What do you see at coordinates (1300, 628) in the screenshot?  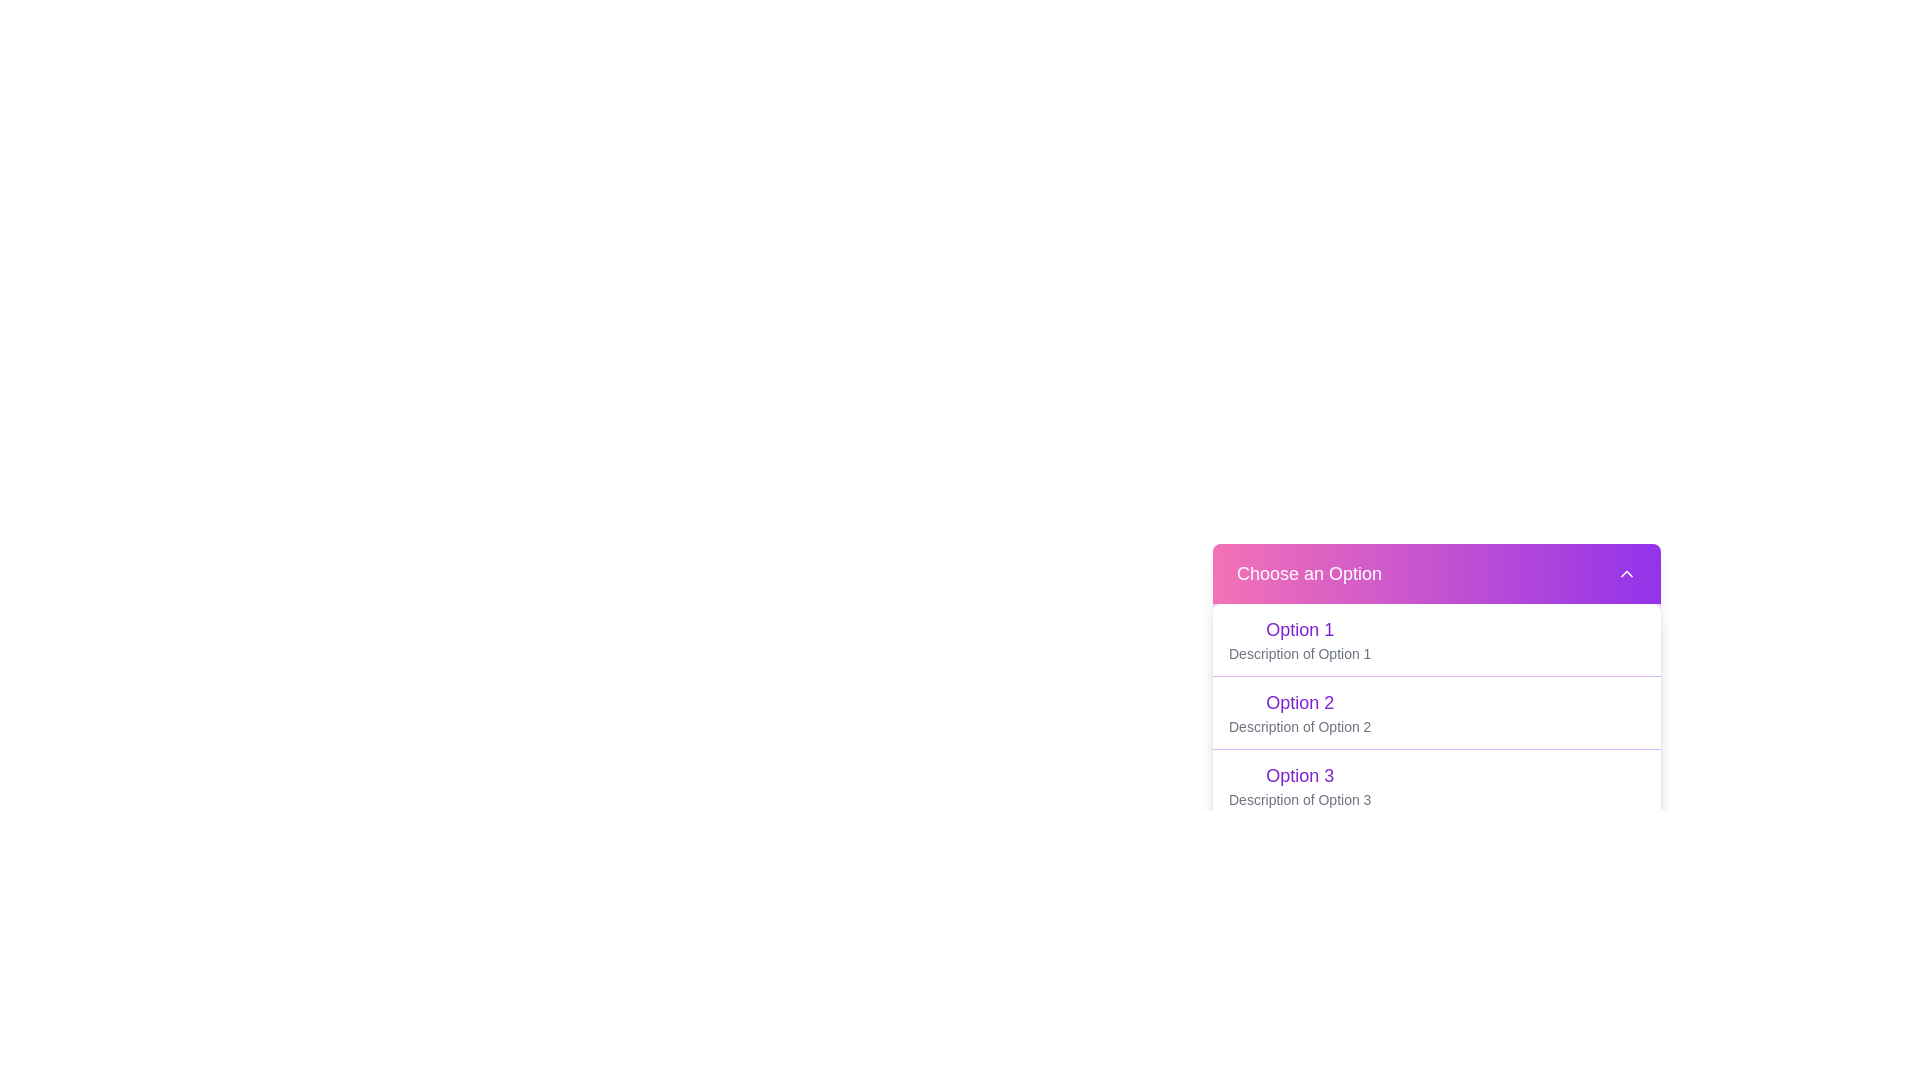 I see `the text label displaying 'Option 1' which is located at the top of the dropdown list under the header 'Choose an Option'` at bounding box center [1300, 628].